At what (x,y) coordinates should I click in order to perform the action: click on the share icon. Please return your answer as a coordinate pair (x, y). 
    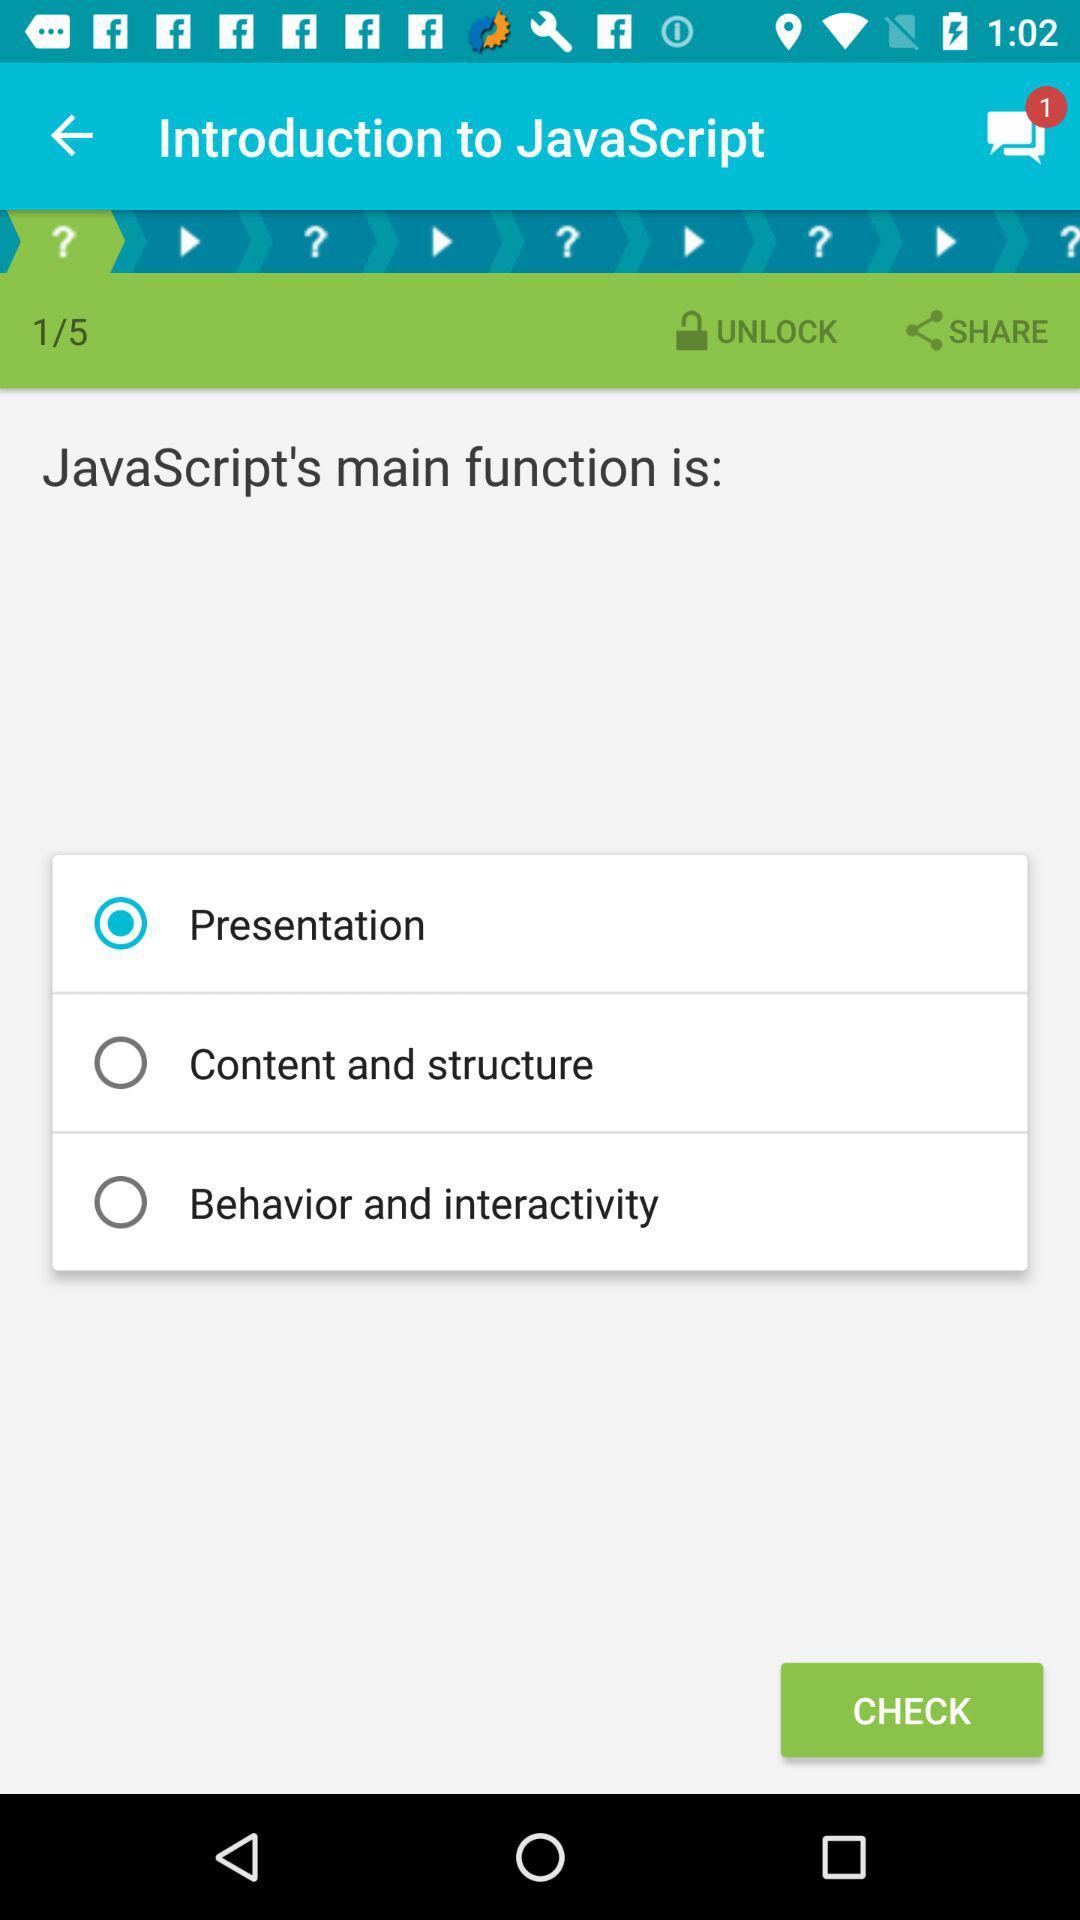
    Looking at the image, I should click on (973, 330).